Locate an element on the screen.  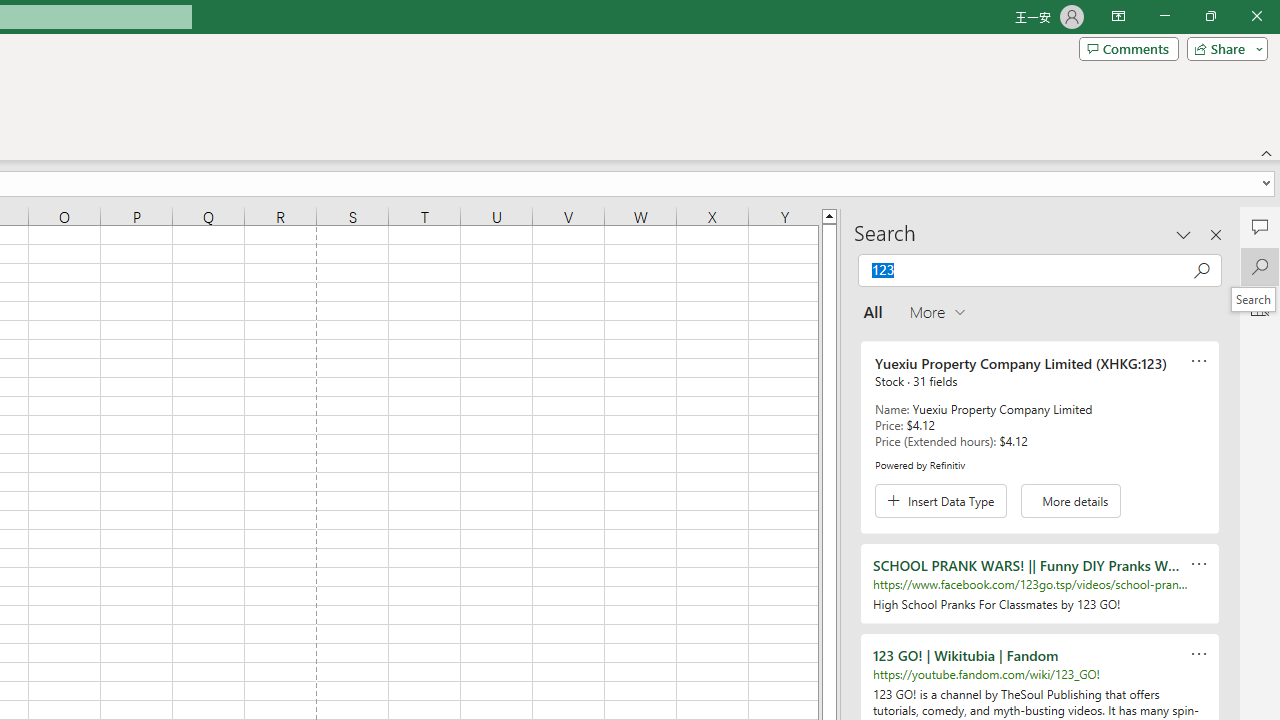
'Search' is located at coordinates (1259, 266).